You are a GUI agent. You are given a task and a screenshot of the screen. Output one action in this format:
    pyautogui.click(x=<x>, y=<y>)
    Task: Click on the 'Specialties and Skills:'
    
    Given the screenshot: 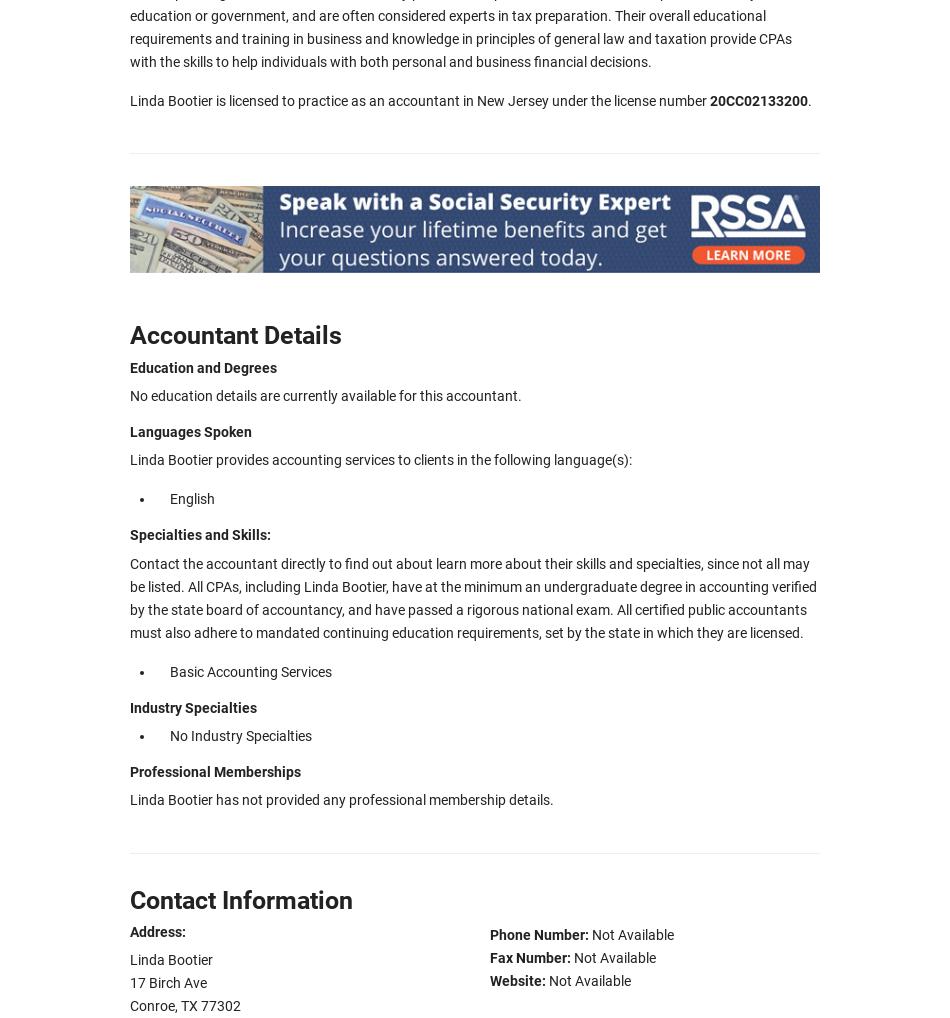 What is the action you would take?
    pyautogui.click(x=200, y=534)
    